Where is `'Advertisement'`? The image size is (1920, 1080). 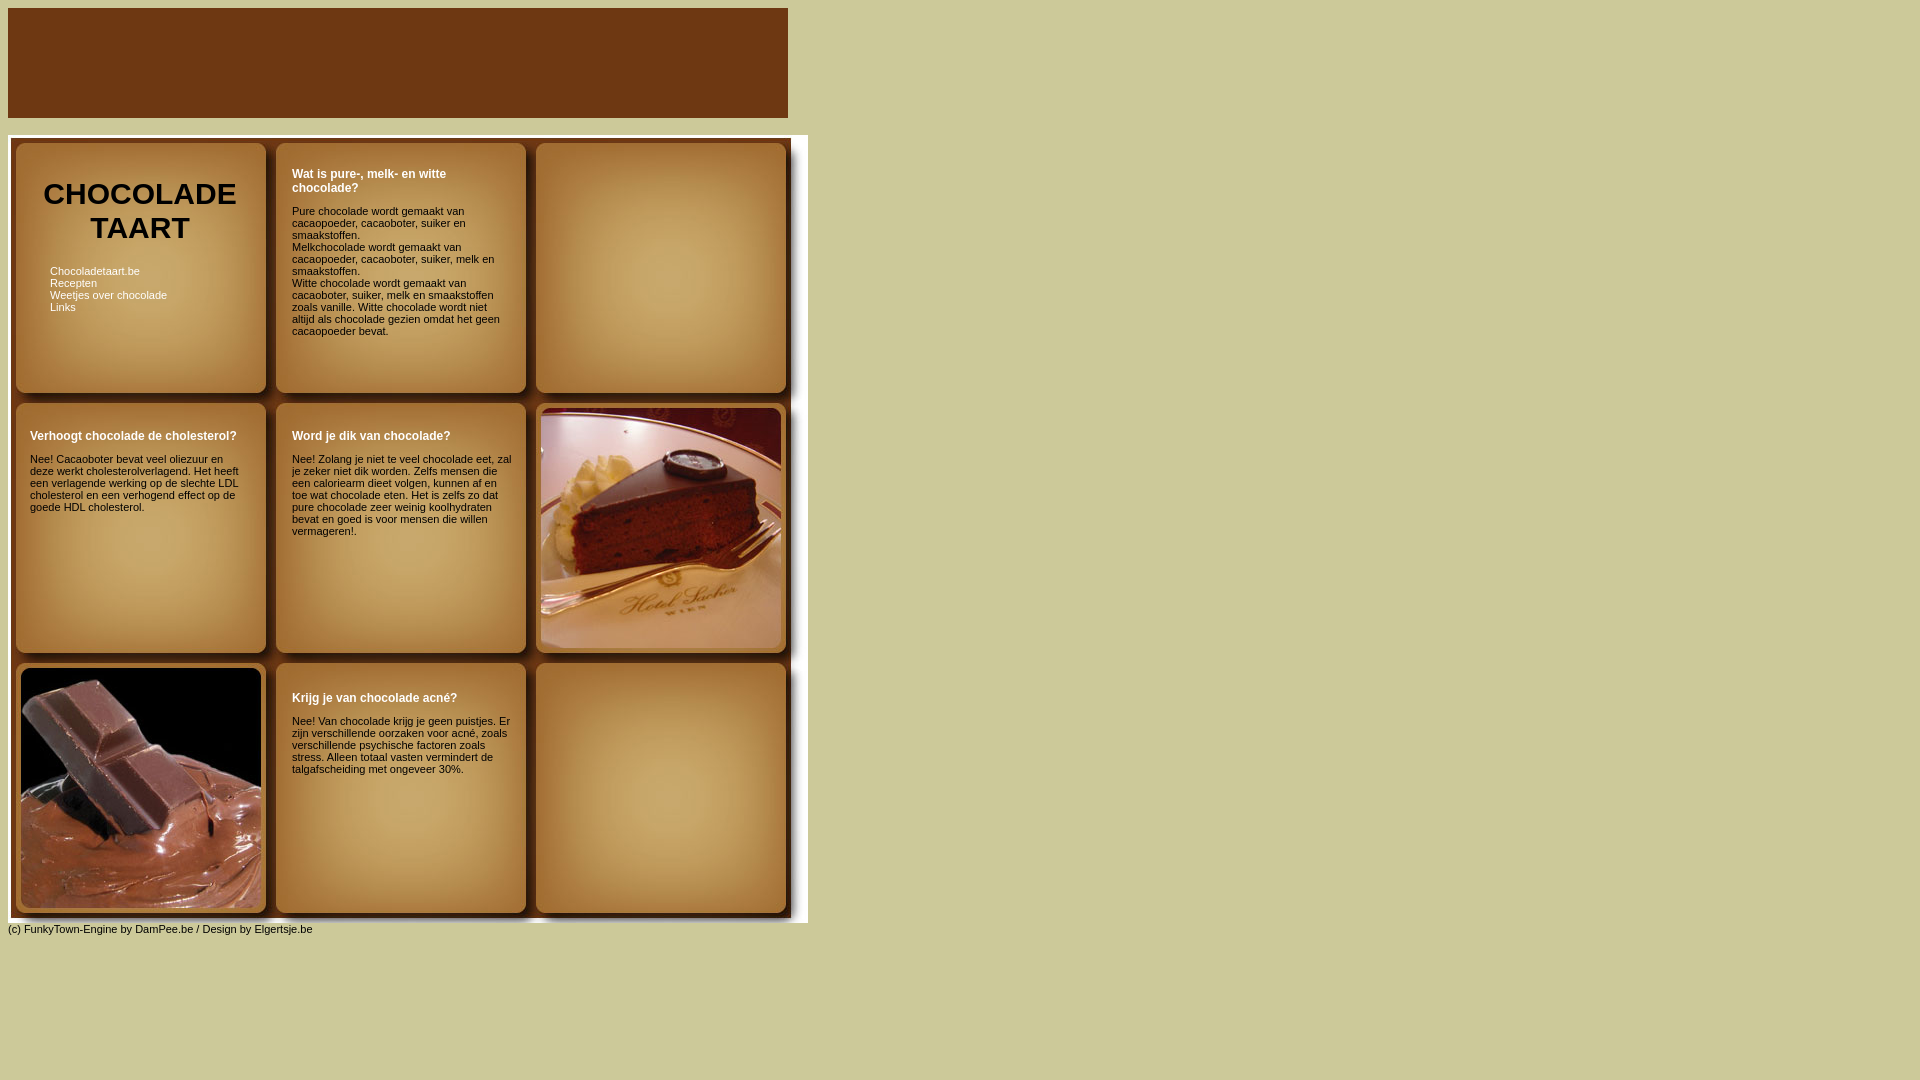 'Advertisement' is located at coordinates (416, 64).